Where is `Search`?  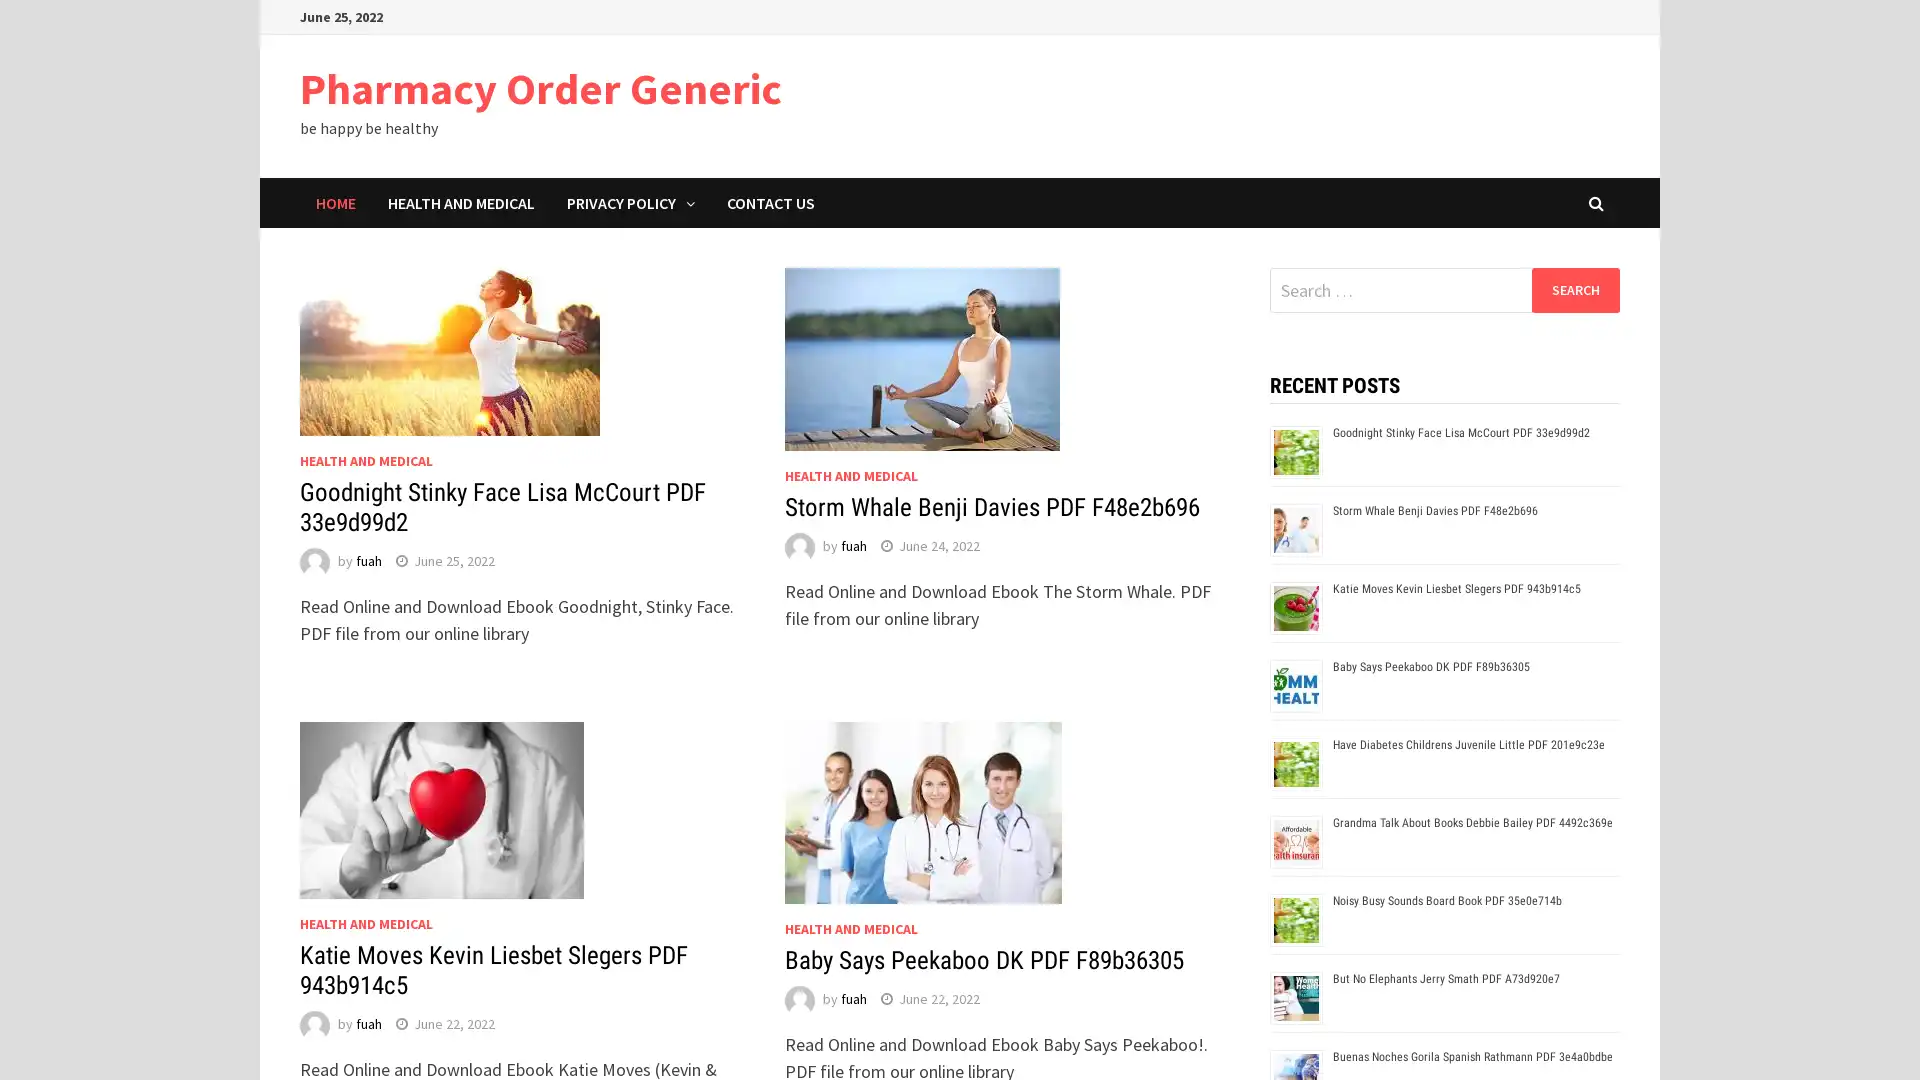
Search is located at coordinates (1574, 289).